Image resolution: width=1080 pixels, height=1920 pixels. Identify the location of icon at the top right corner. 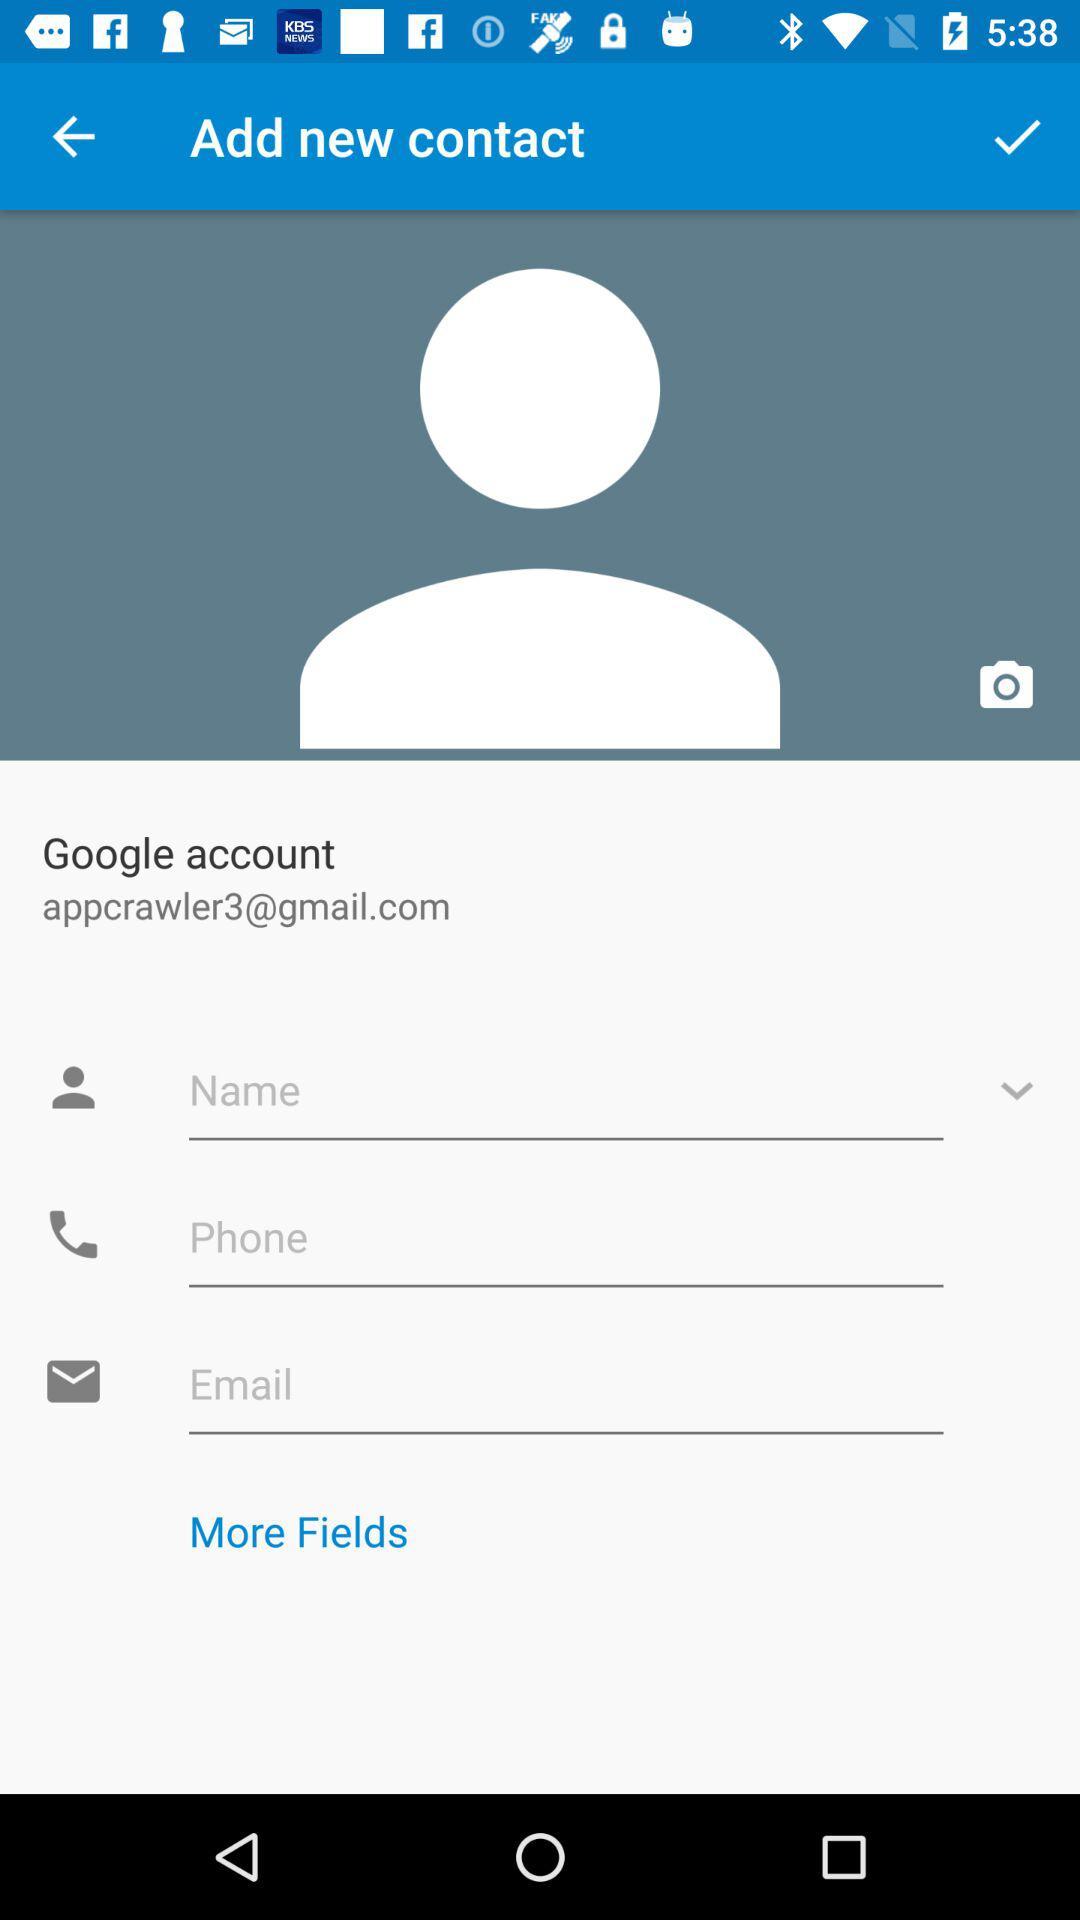
(1017, 135).